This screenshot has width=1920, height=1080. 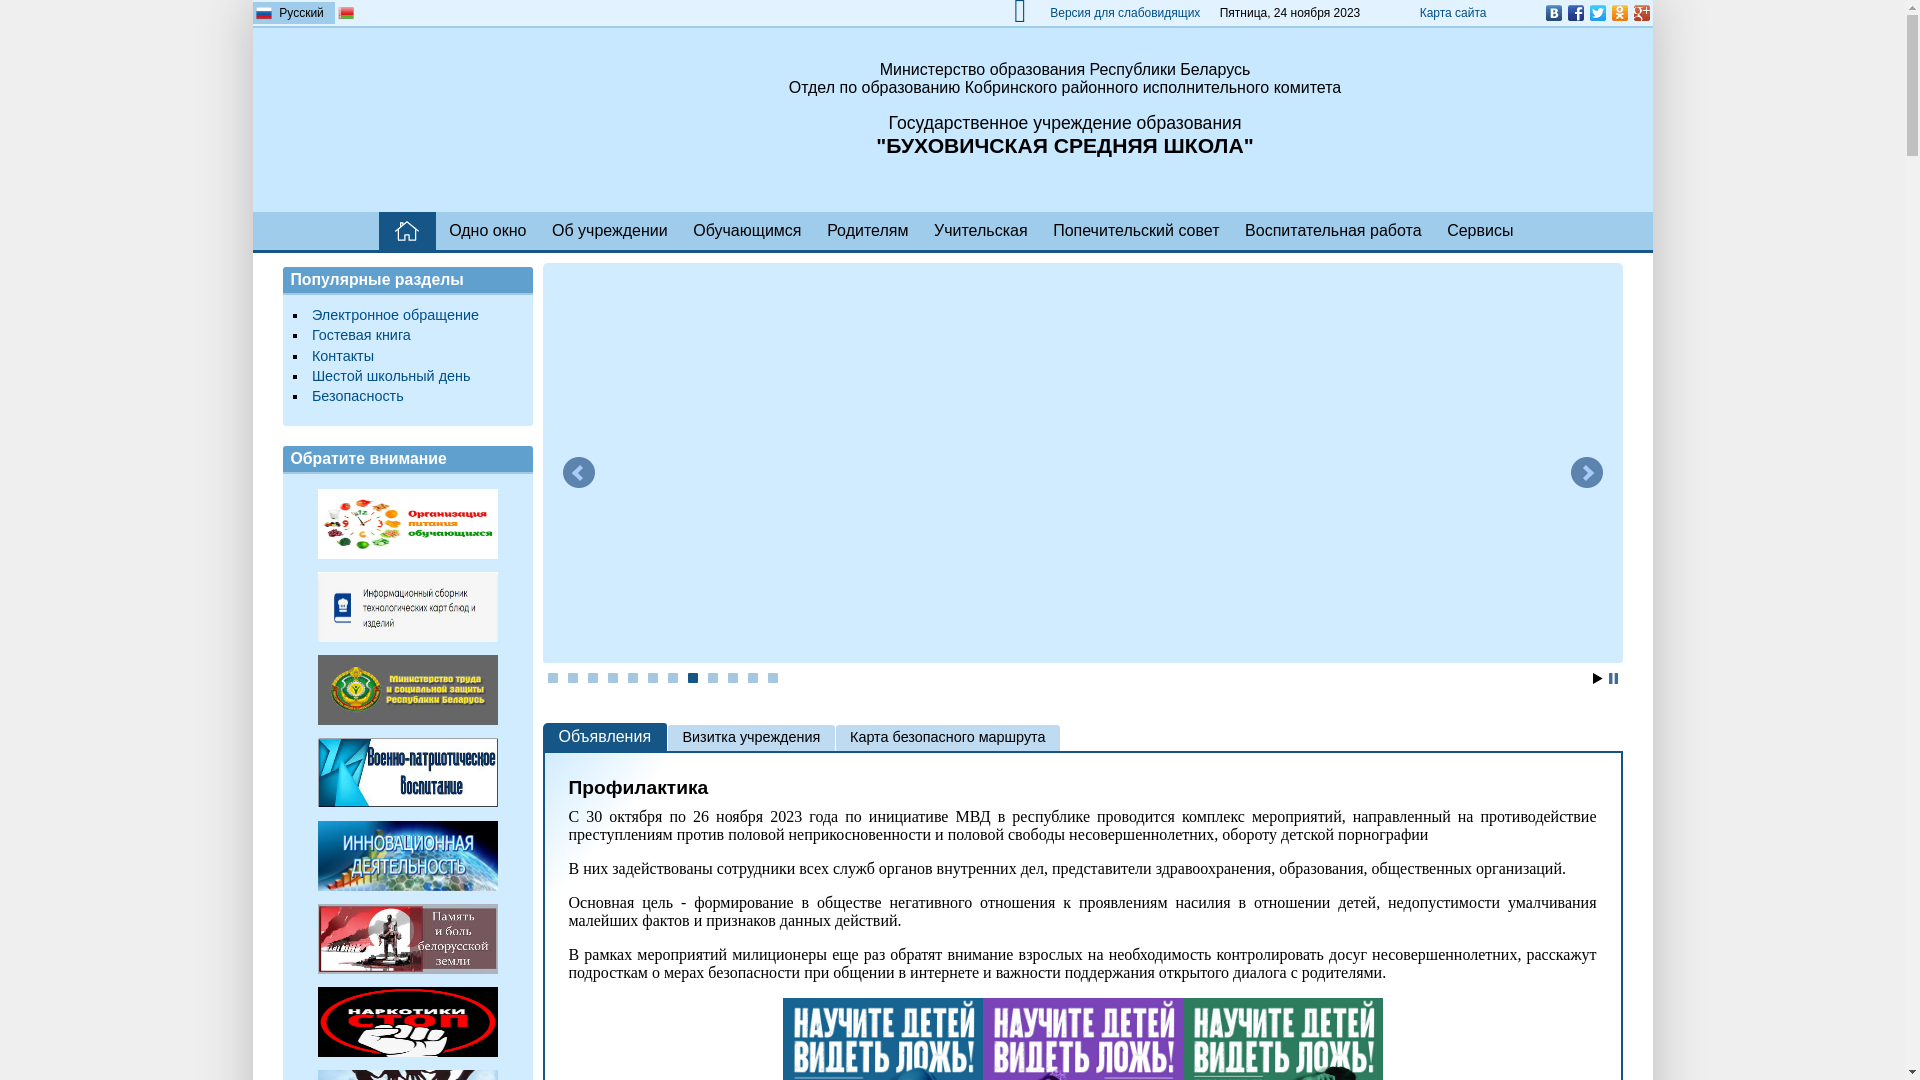 What do you see at coordinates (652, 677) in the screenshot?
I see `'6'` at bounding box center [652, 677].